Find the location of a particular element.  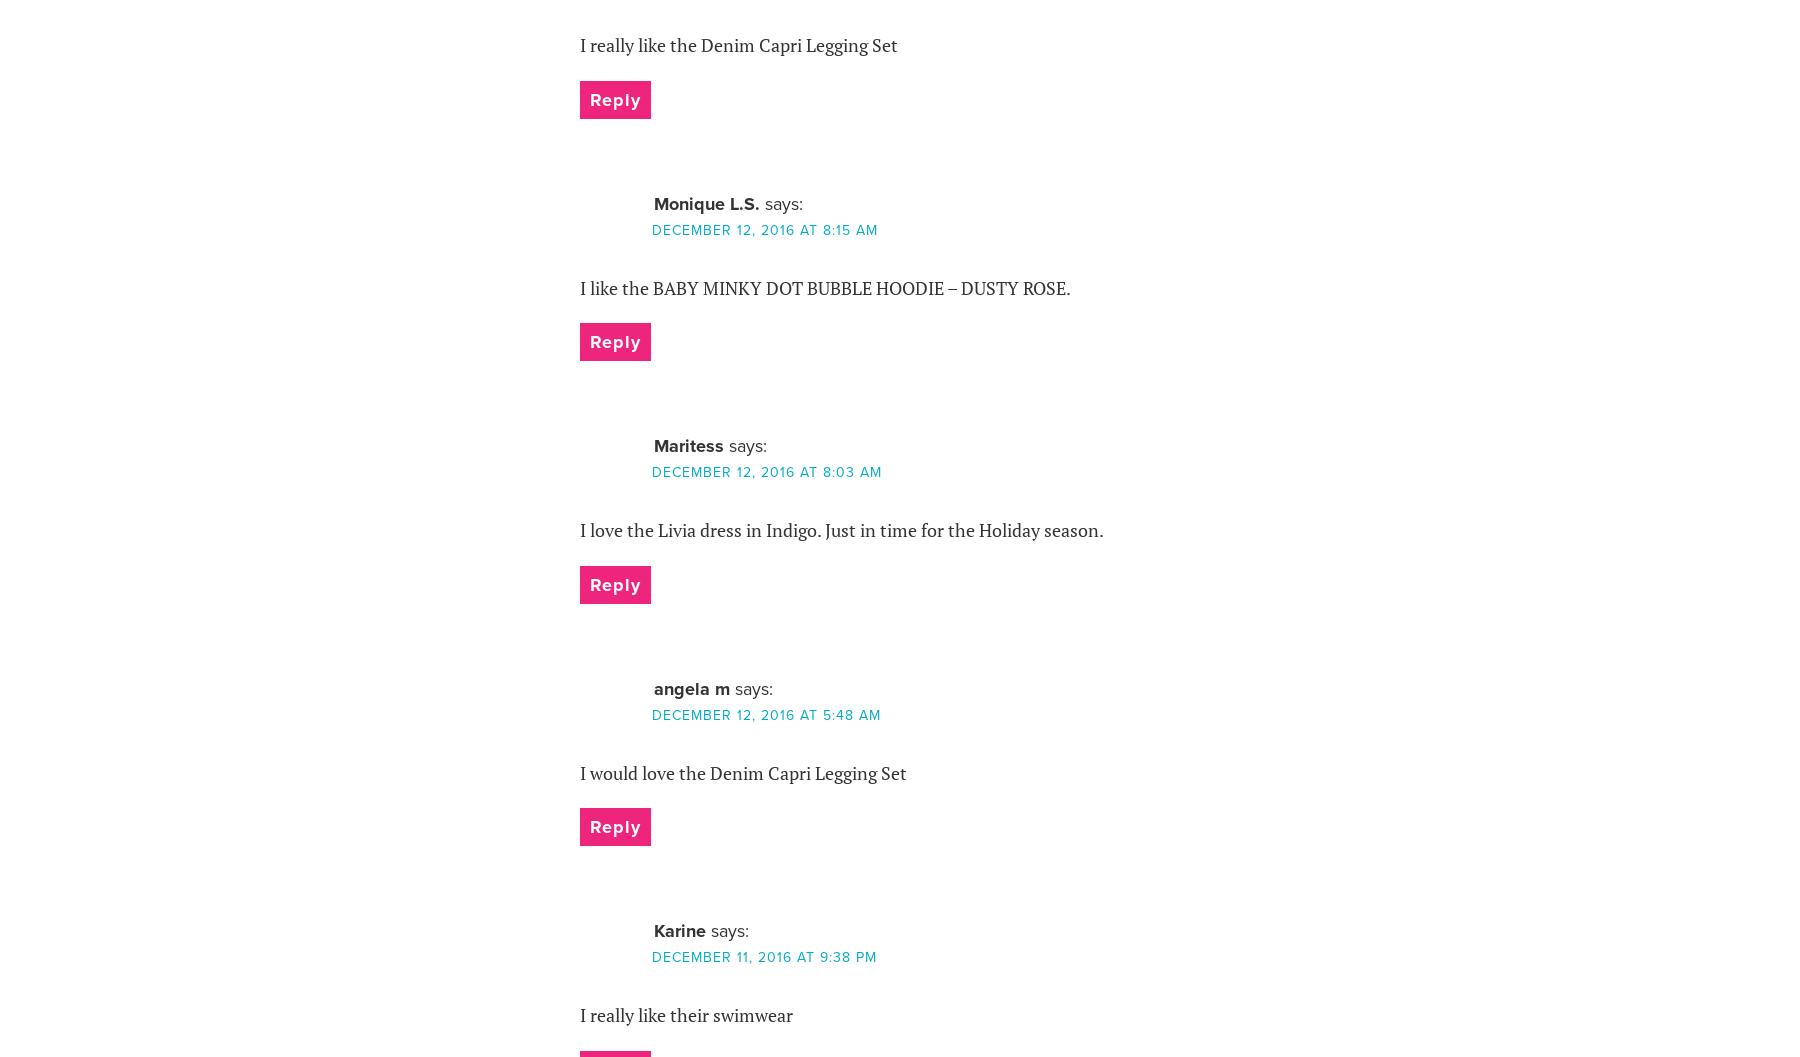

'Maritess' is located at coordinates (686, 444).